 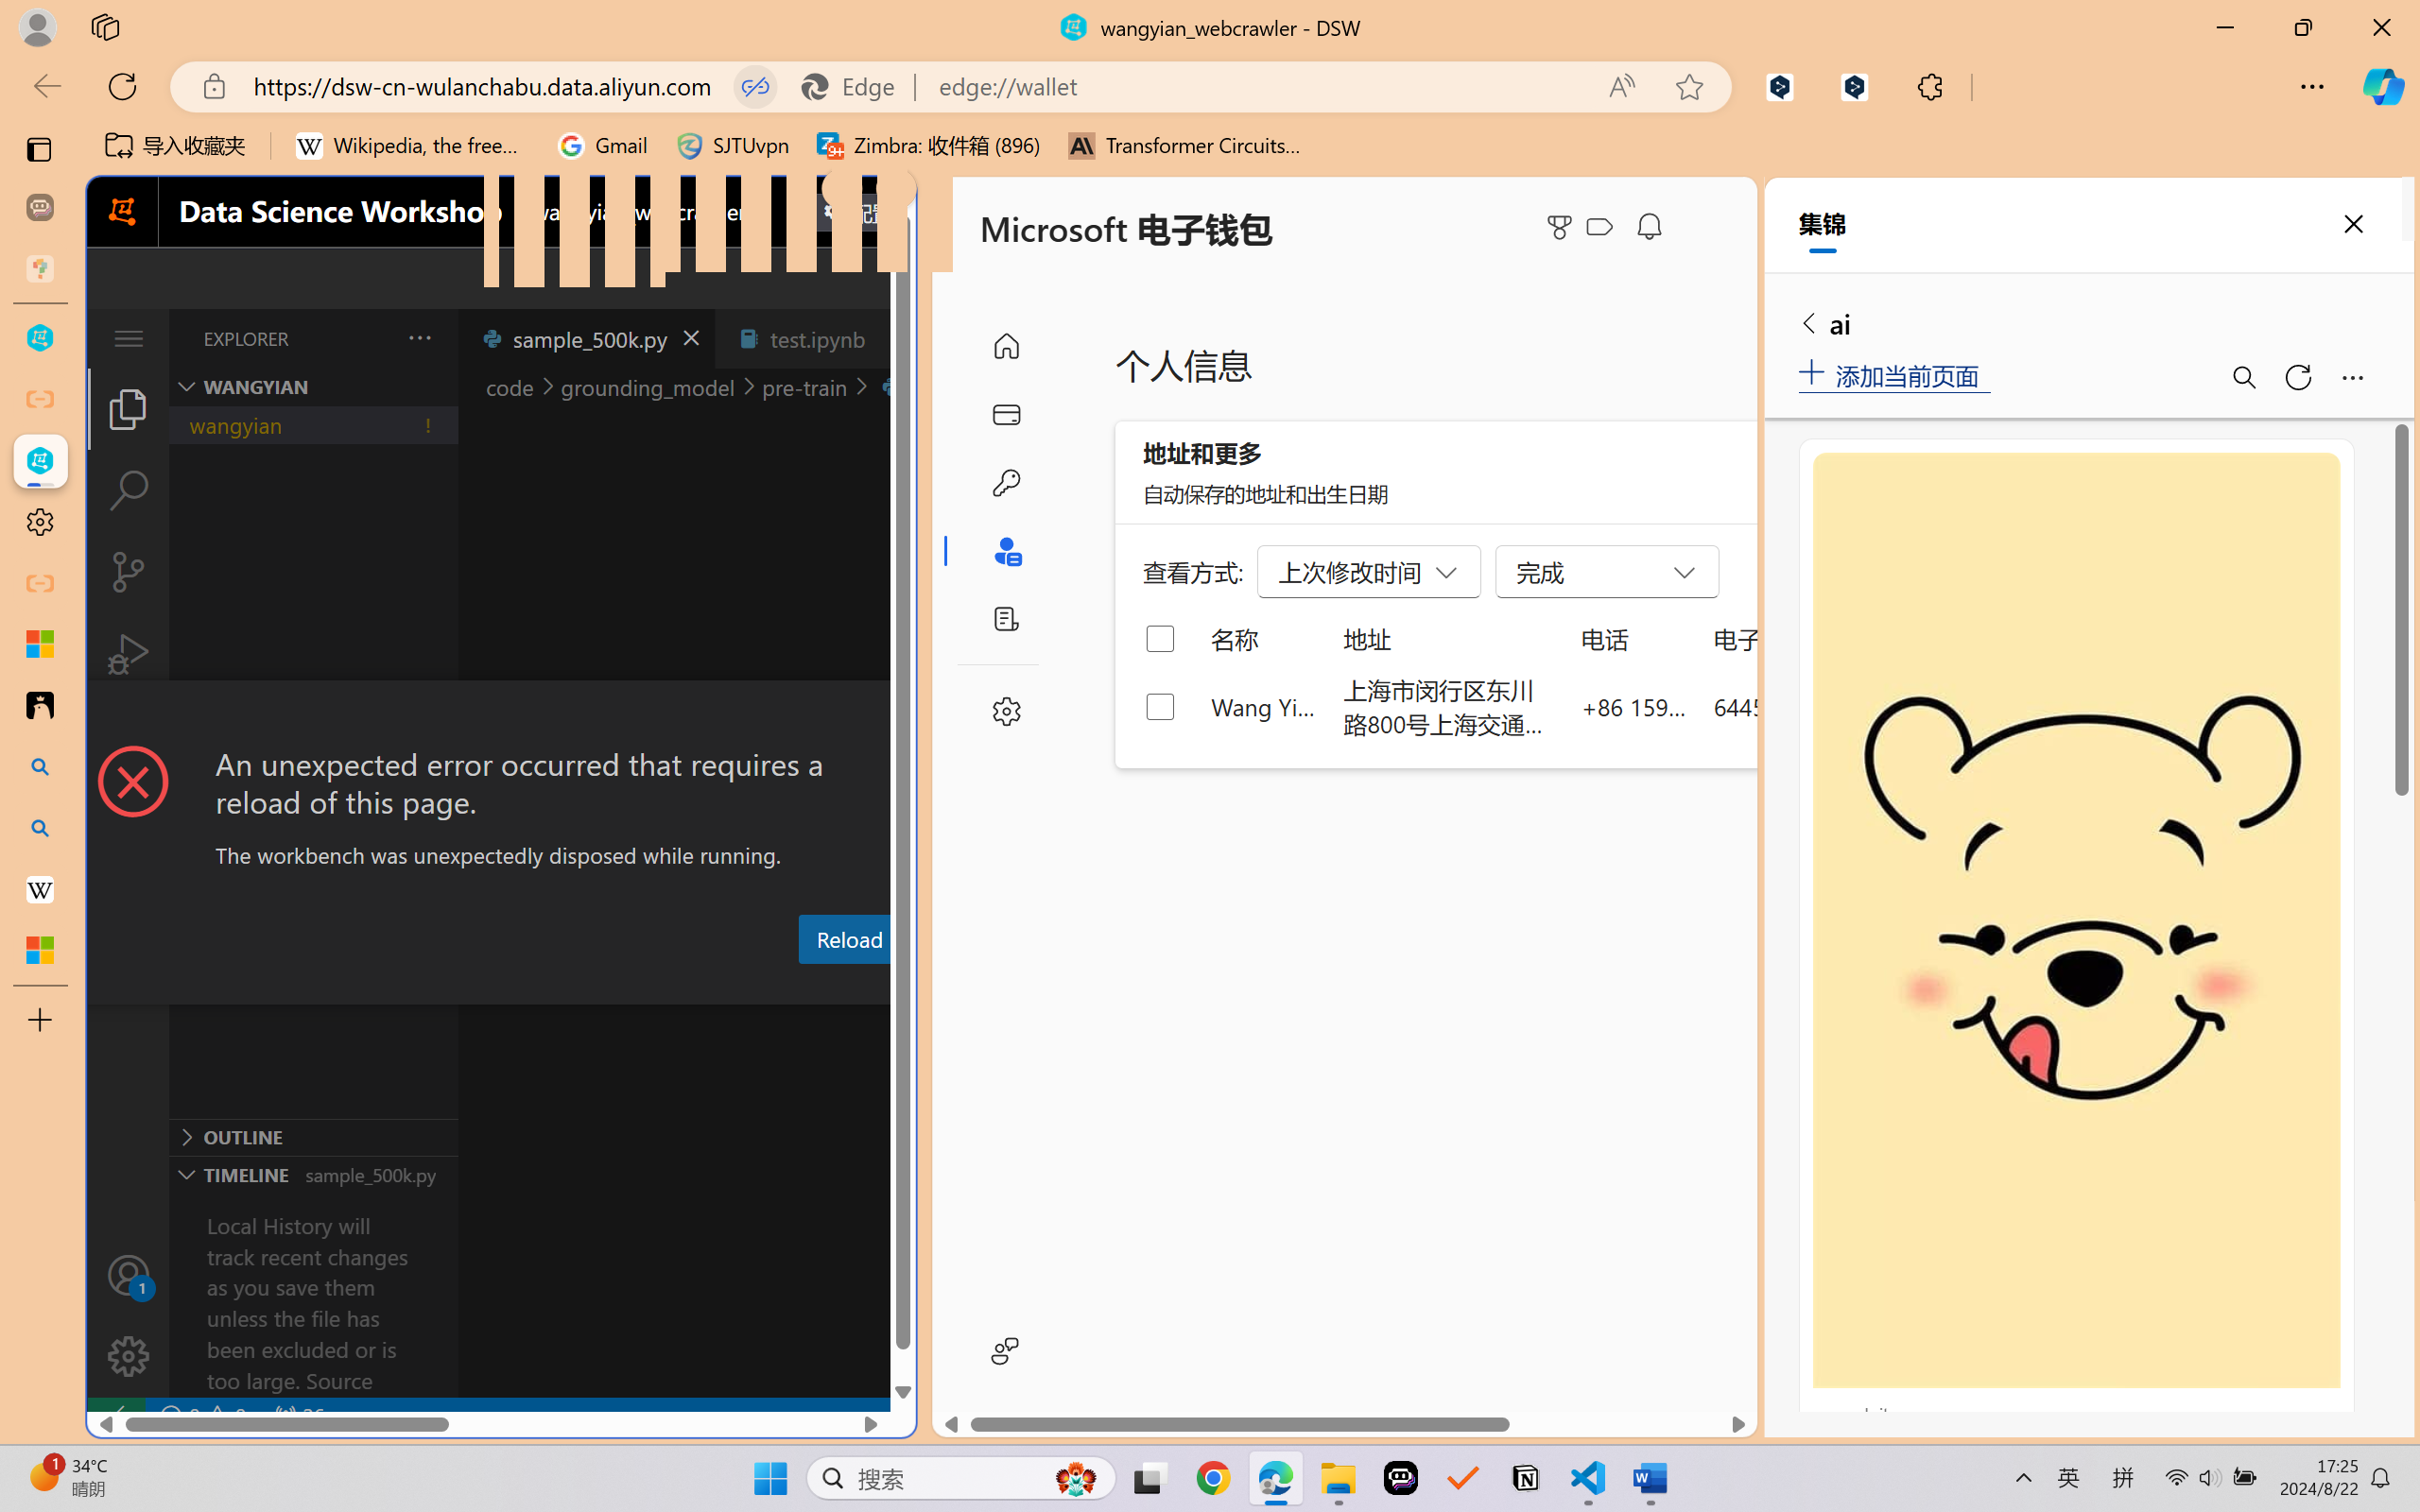 I want to click on 'Manage', so click(x=127, y=1314).